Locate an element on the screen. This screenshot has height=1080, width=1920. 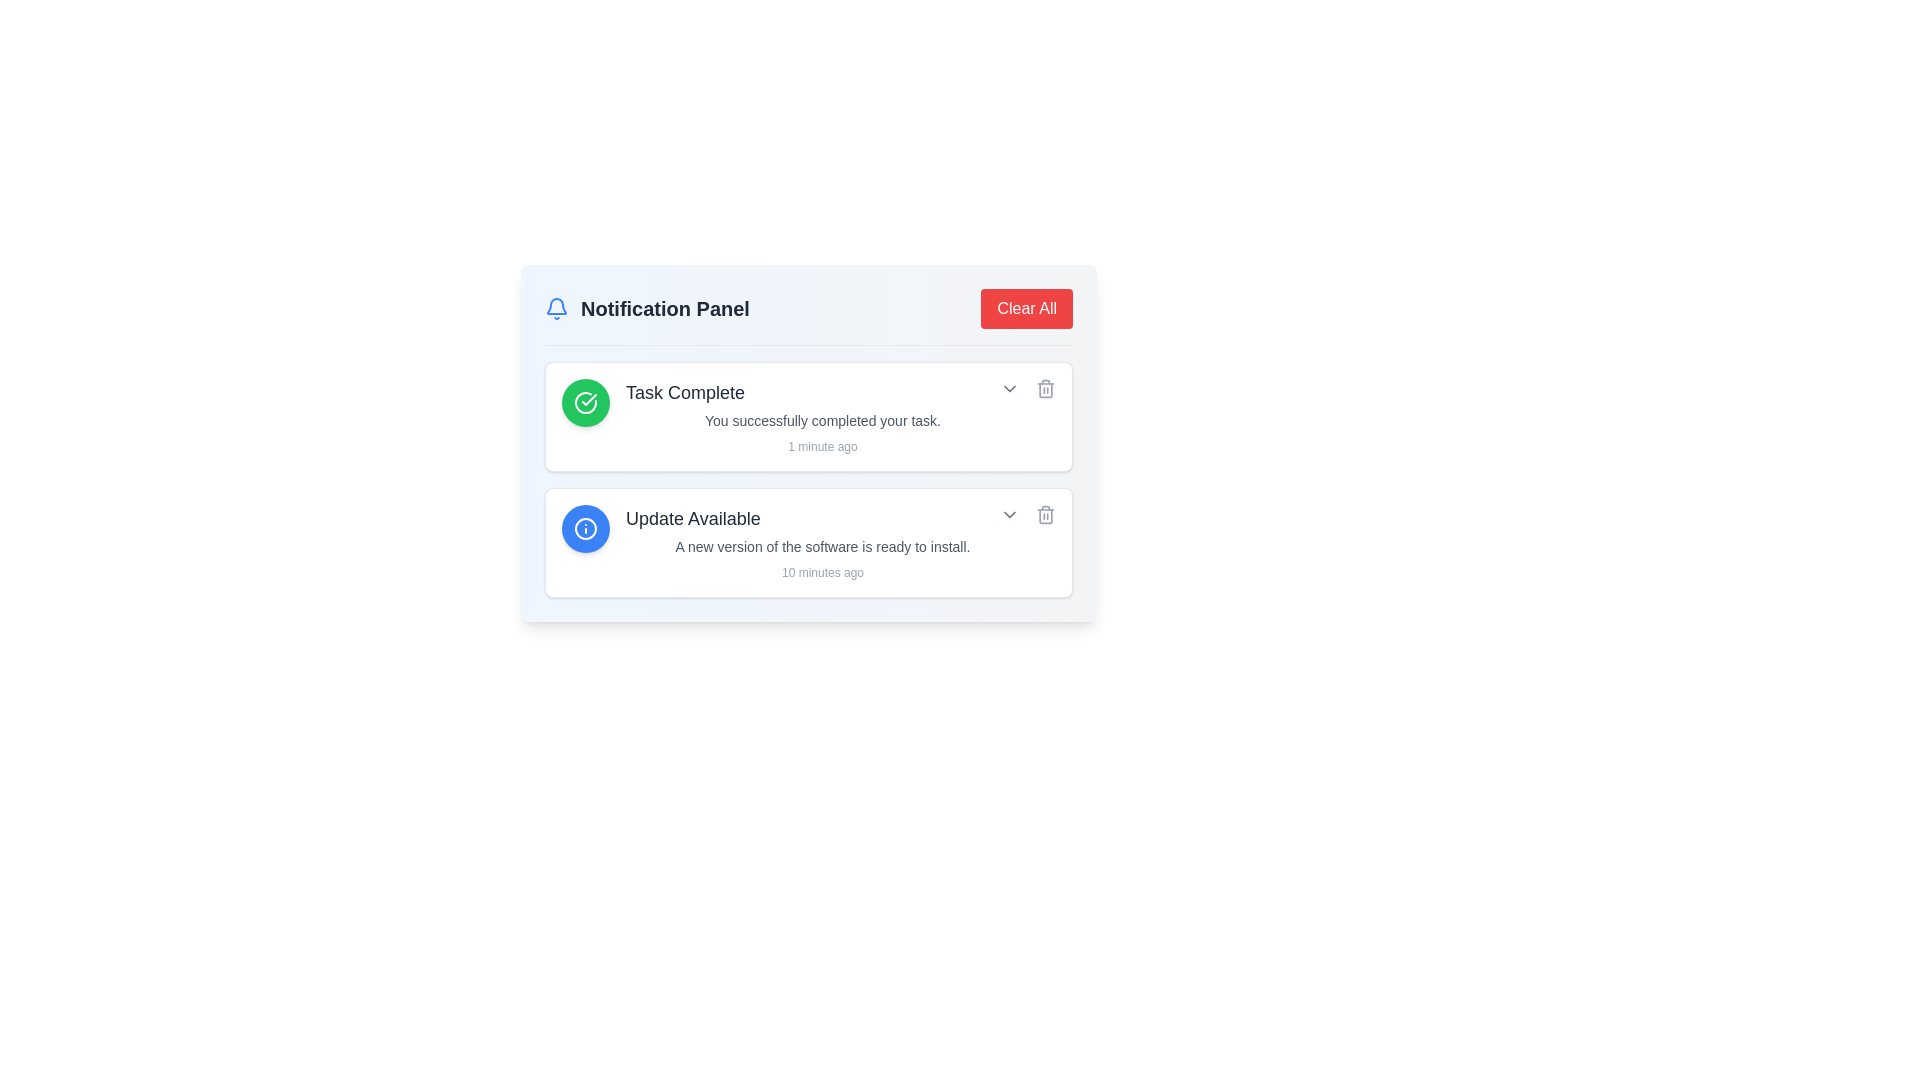
the informational text label beneath the 'Task Complete' title in the notification card located in the Notification Panel is located at coordinates (822, 419).